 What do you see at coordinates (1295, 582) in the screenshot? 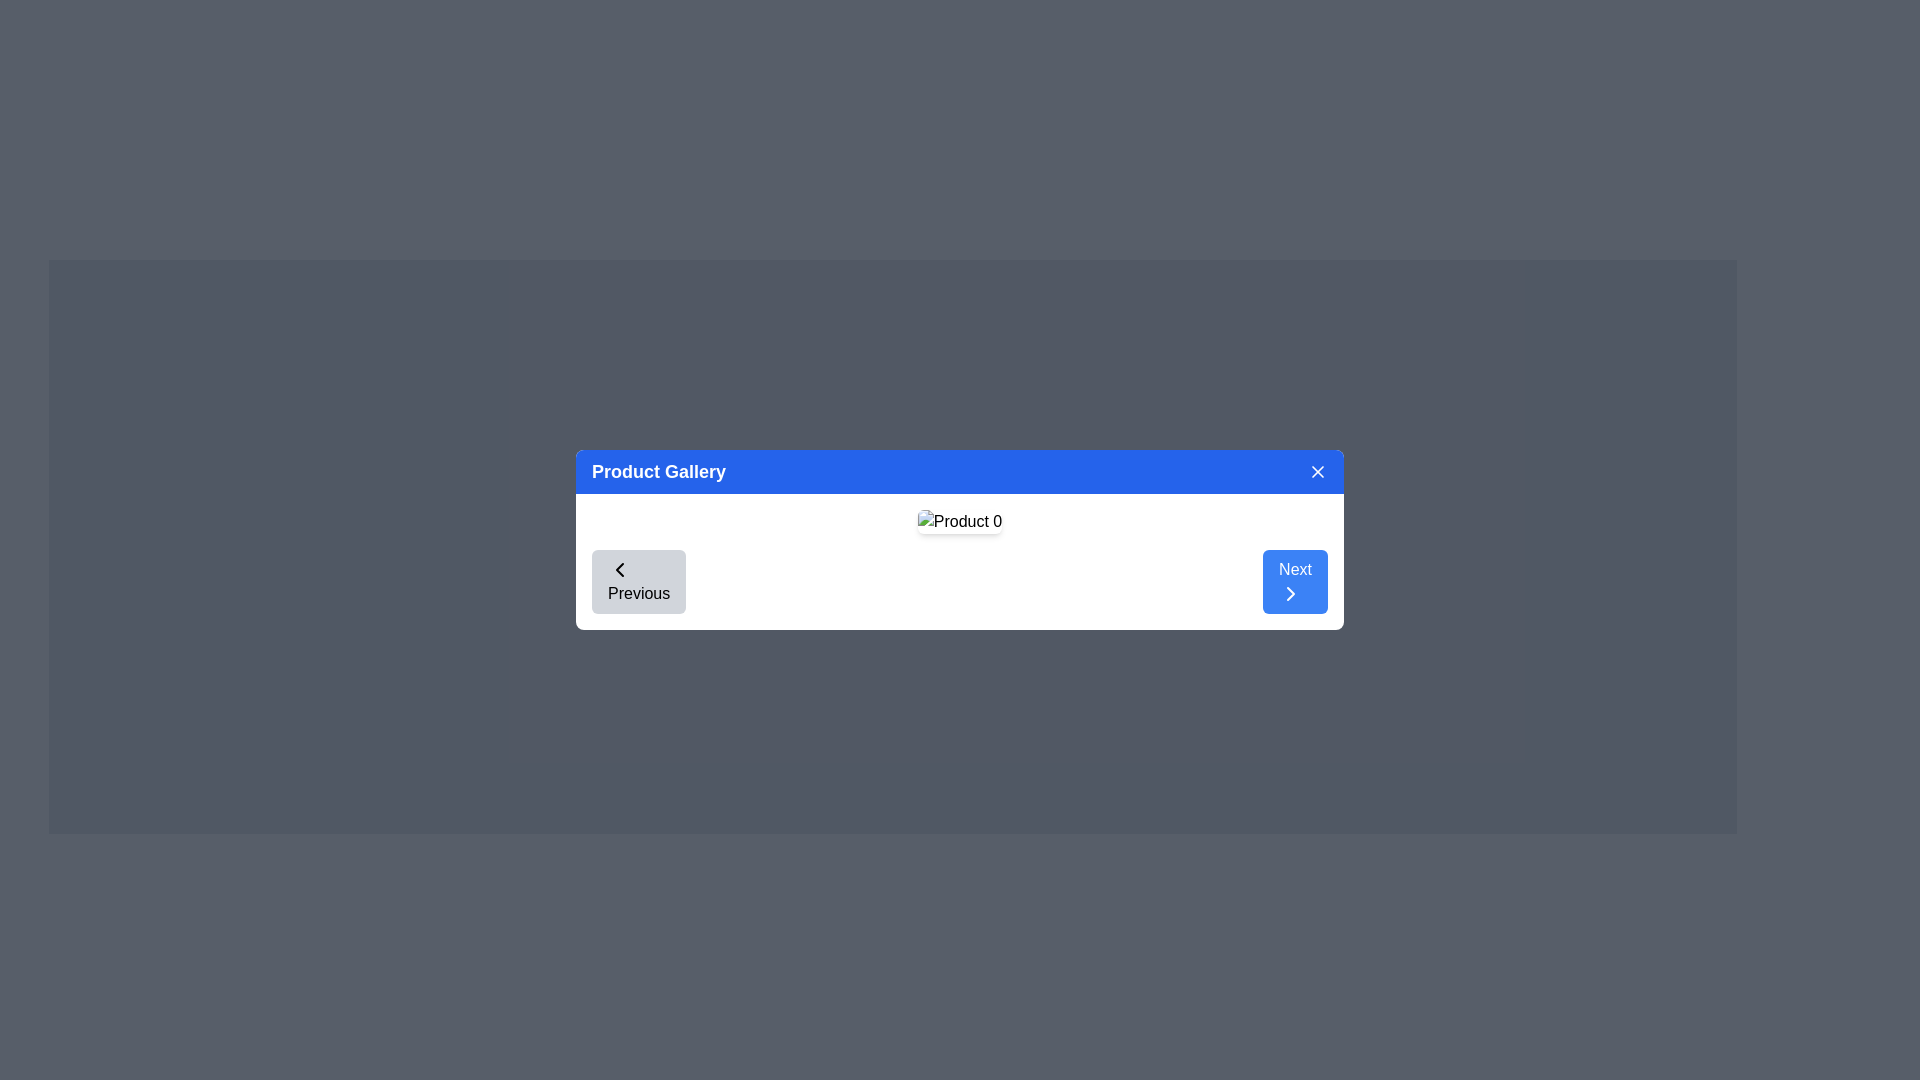
I see `the 'Next' button, which is a rectangular button with a blue background and rounded corners, featuring the text 'Next' in white and a right-chevron icon` at bounding box center [1295, 582].